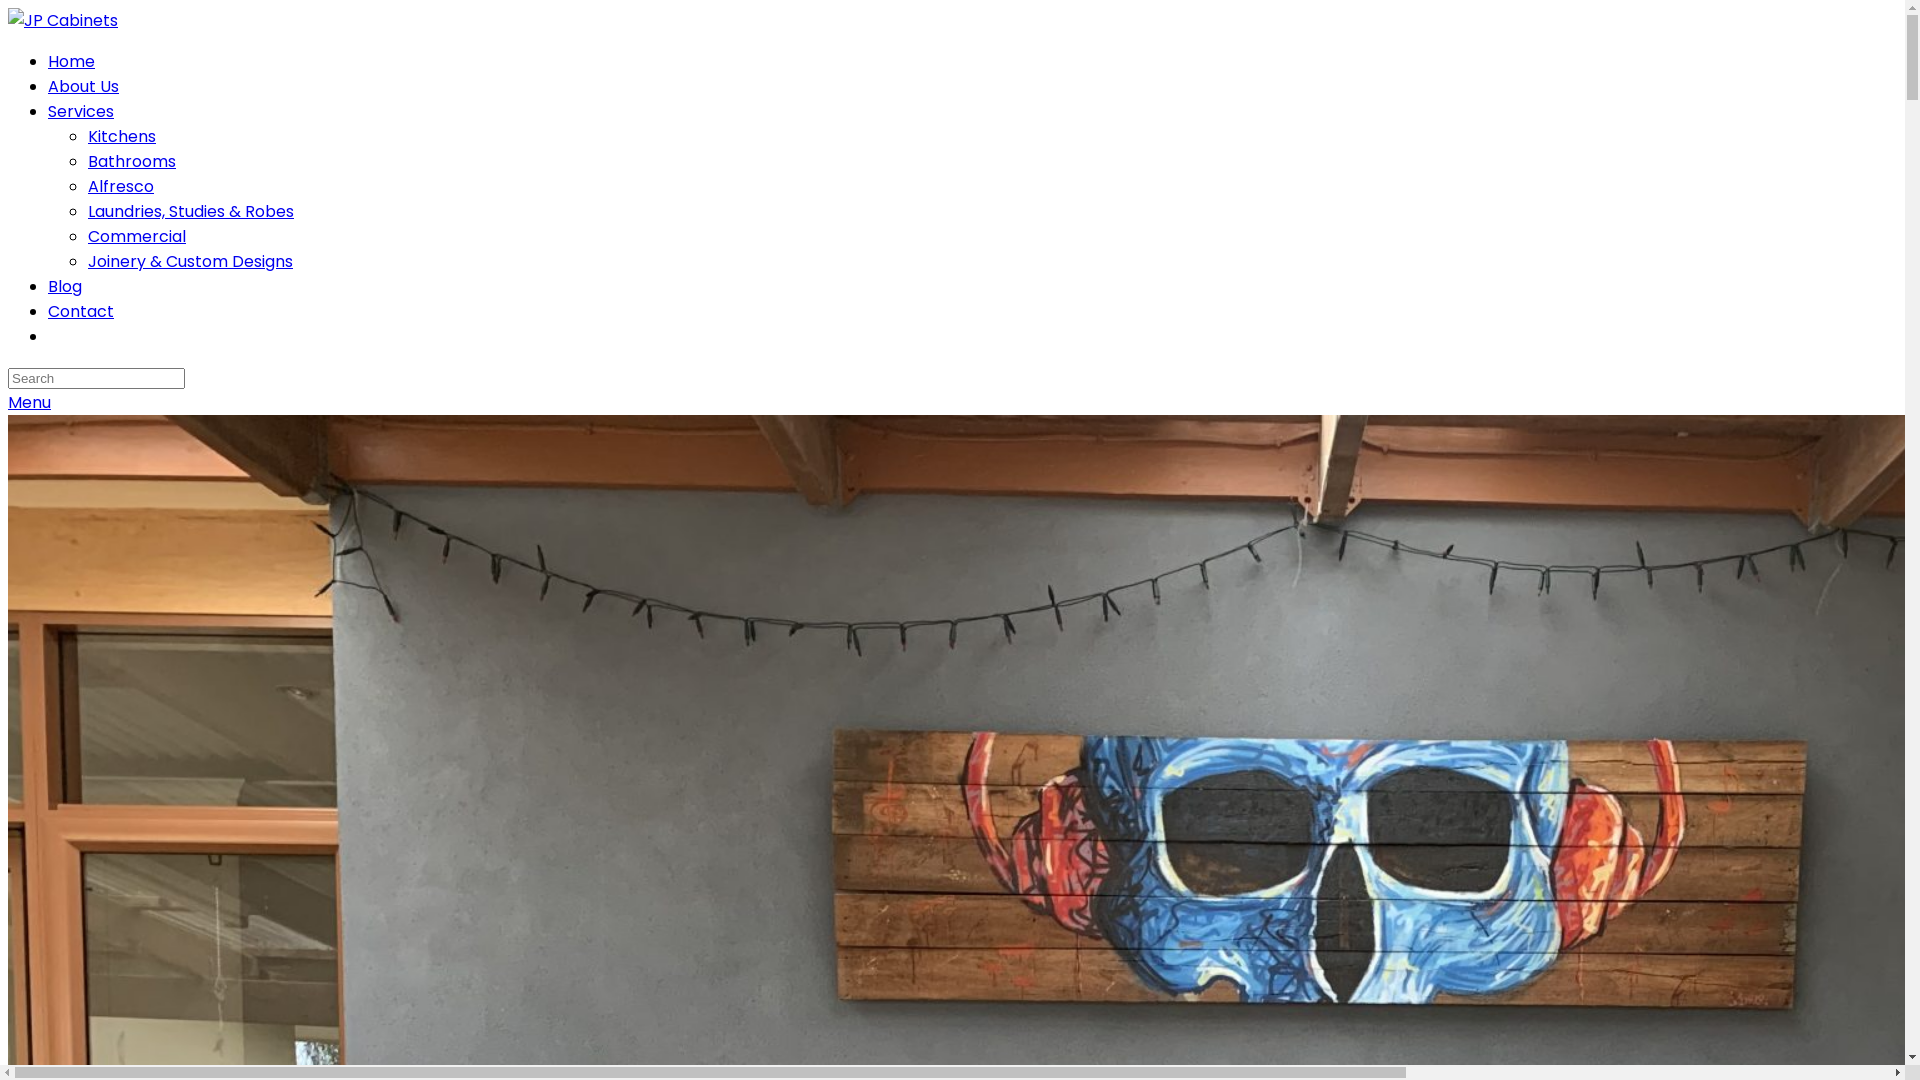  Describe the element at coordinates (120, 135) in the screenshot. I see `'Kitchens'` at that location.